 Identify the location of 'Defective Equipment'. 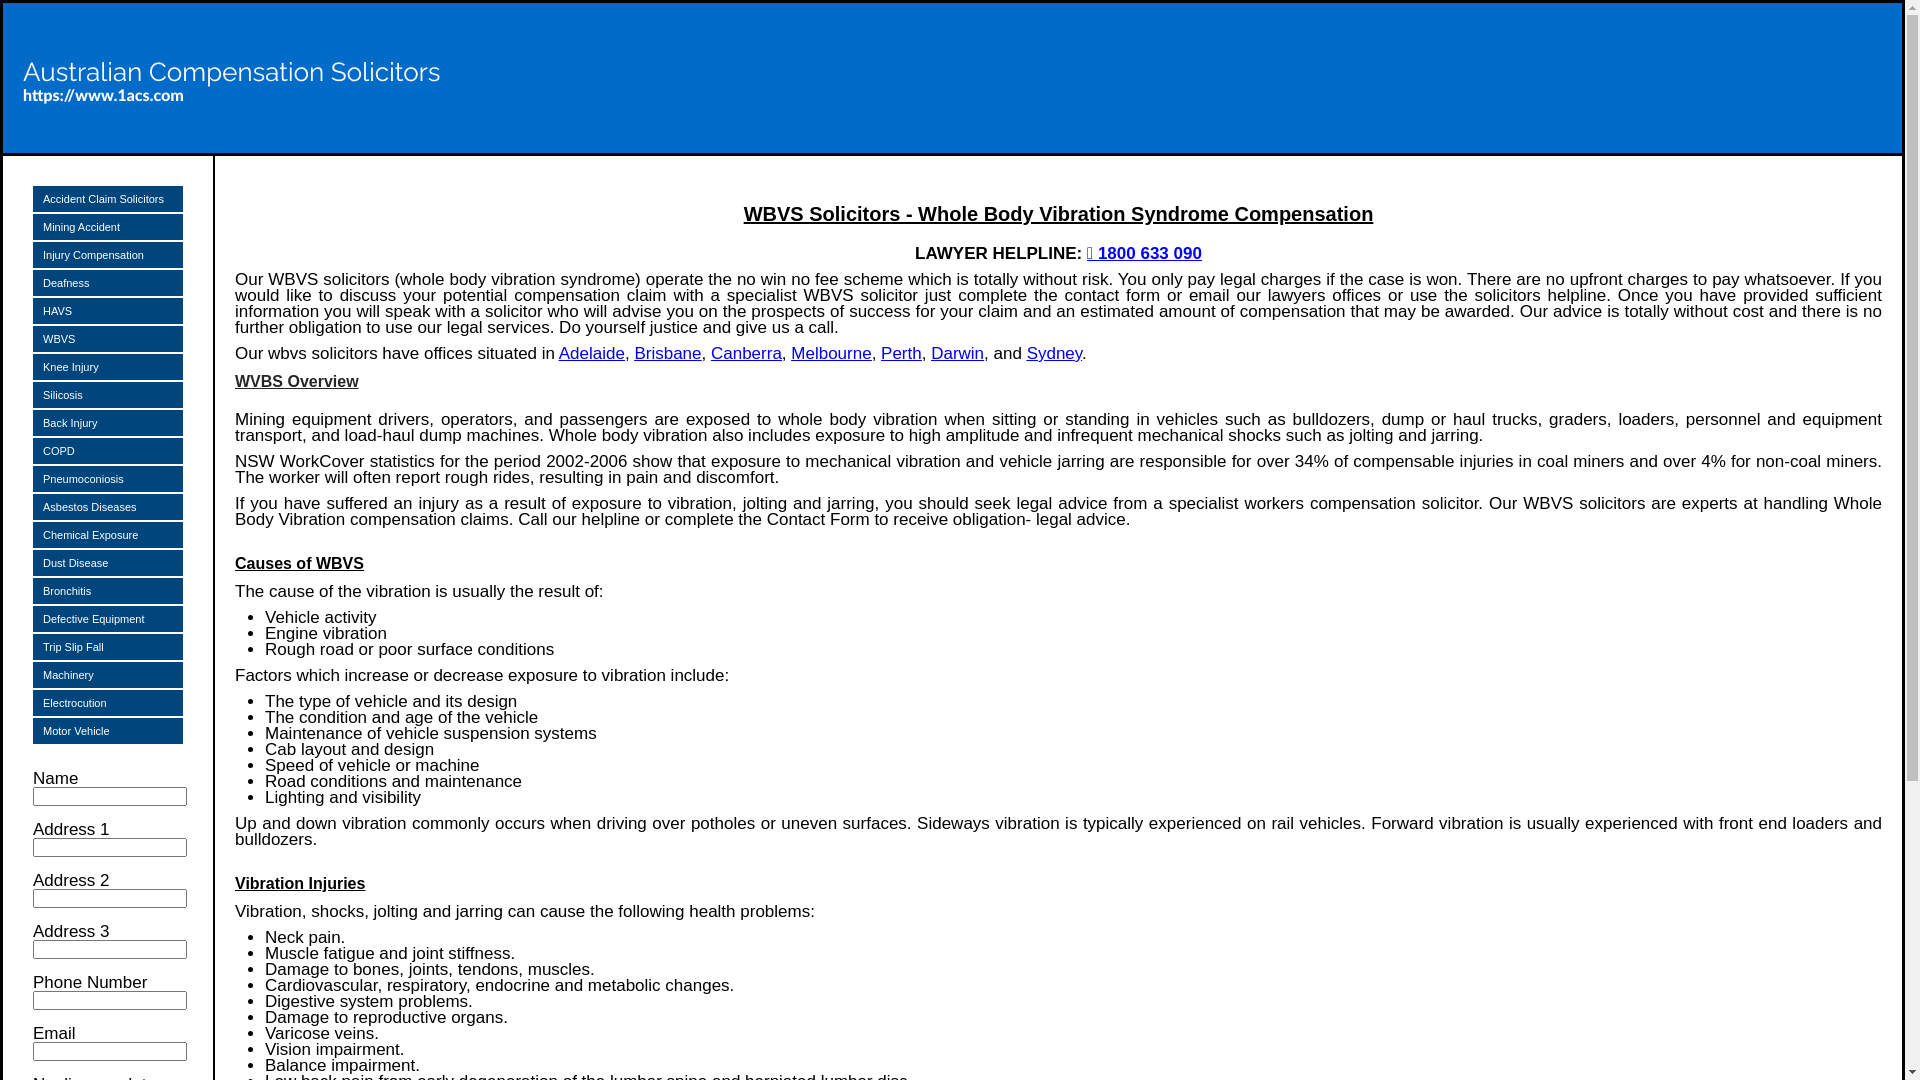
(106, 617).